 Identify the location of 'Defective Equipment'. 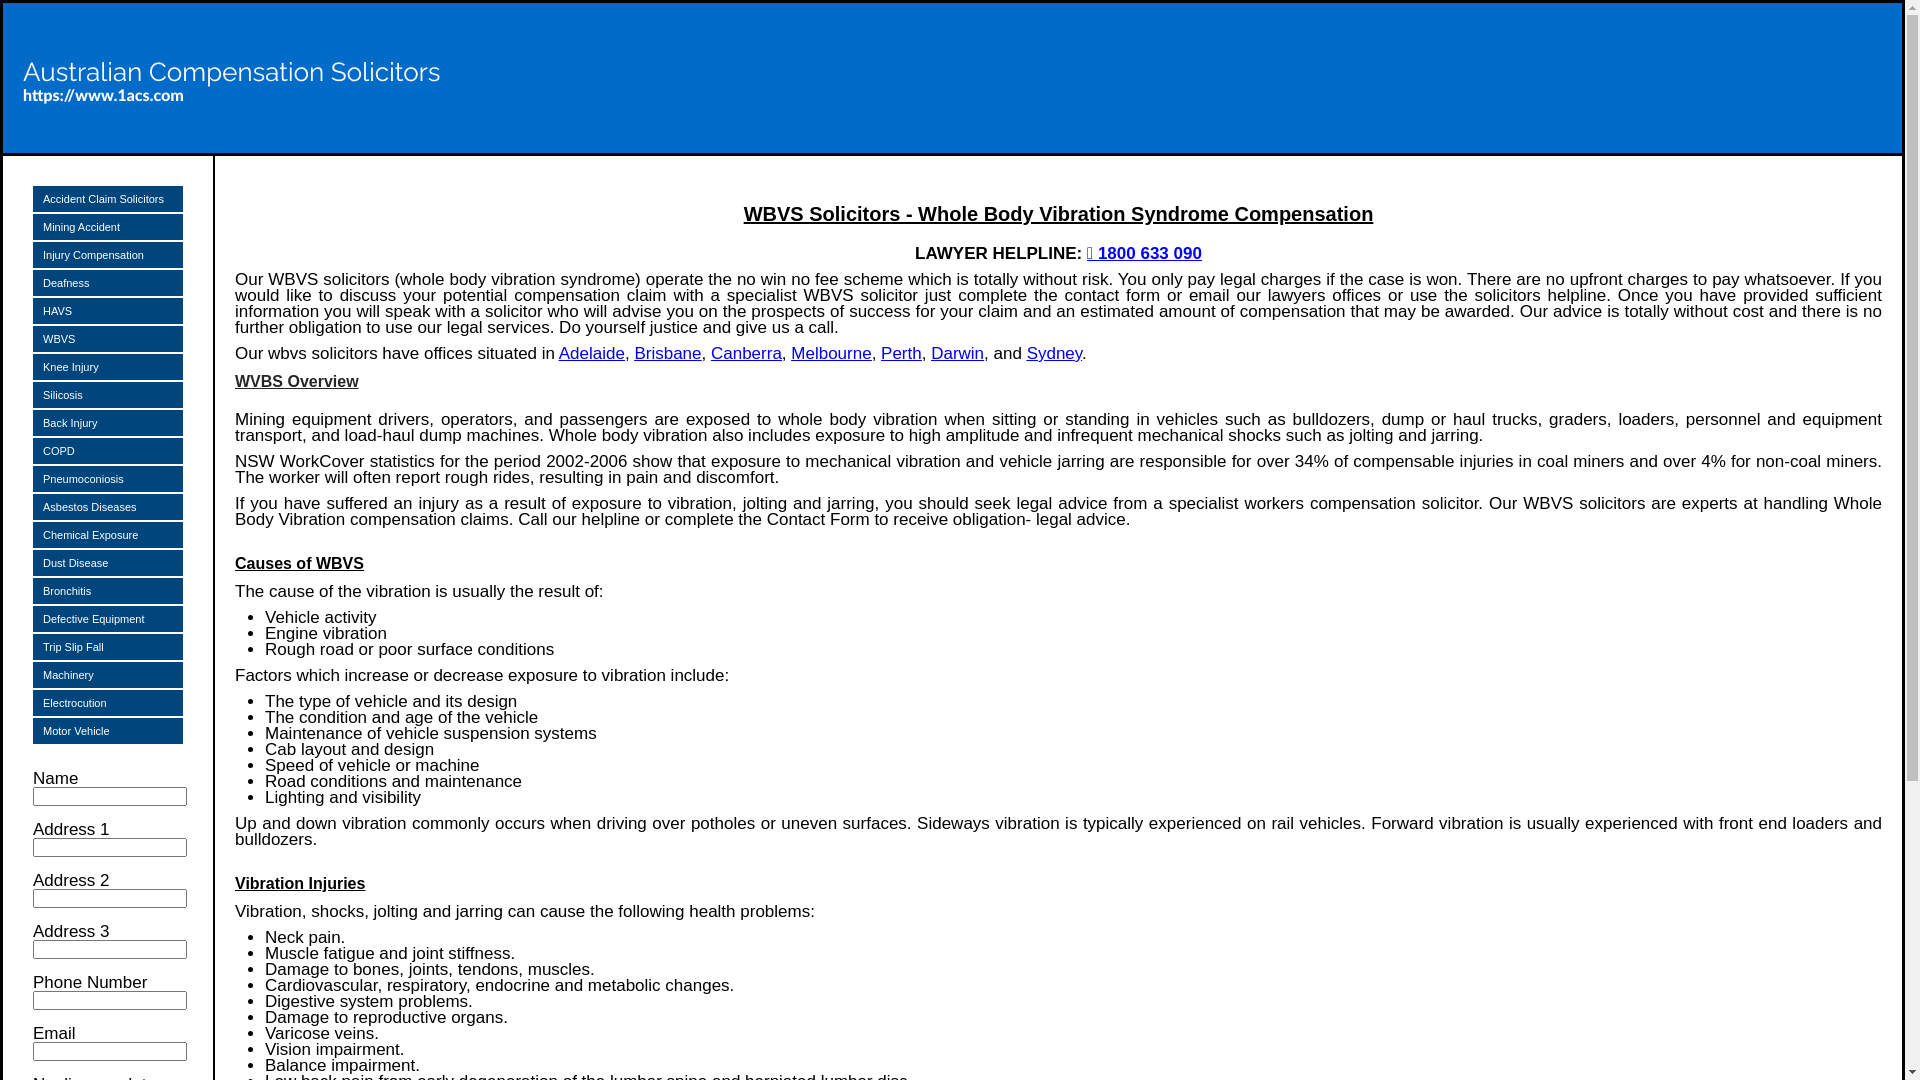
(106, 617).